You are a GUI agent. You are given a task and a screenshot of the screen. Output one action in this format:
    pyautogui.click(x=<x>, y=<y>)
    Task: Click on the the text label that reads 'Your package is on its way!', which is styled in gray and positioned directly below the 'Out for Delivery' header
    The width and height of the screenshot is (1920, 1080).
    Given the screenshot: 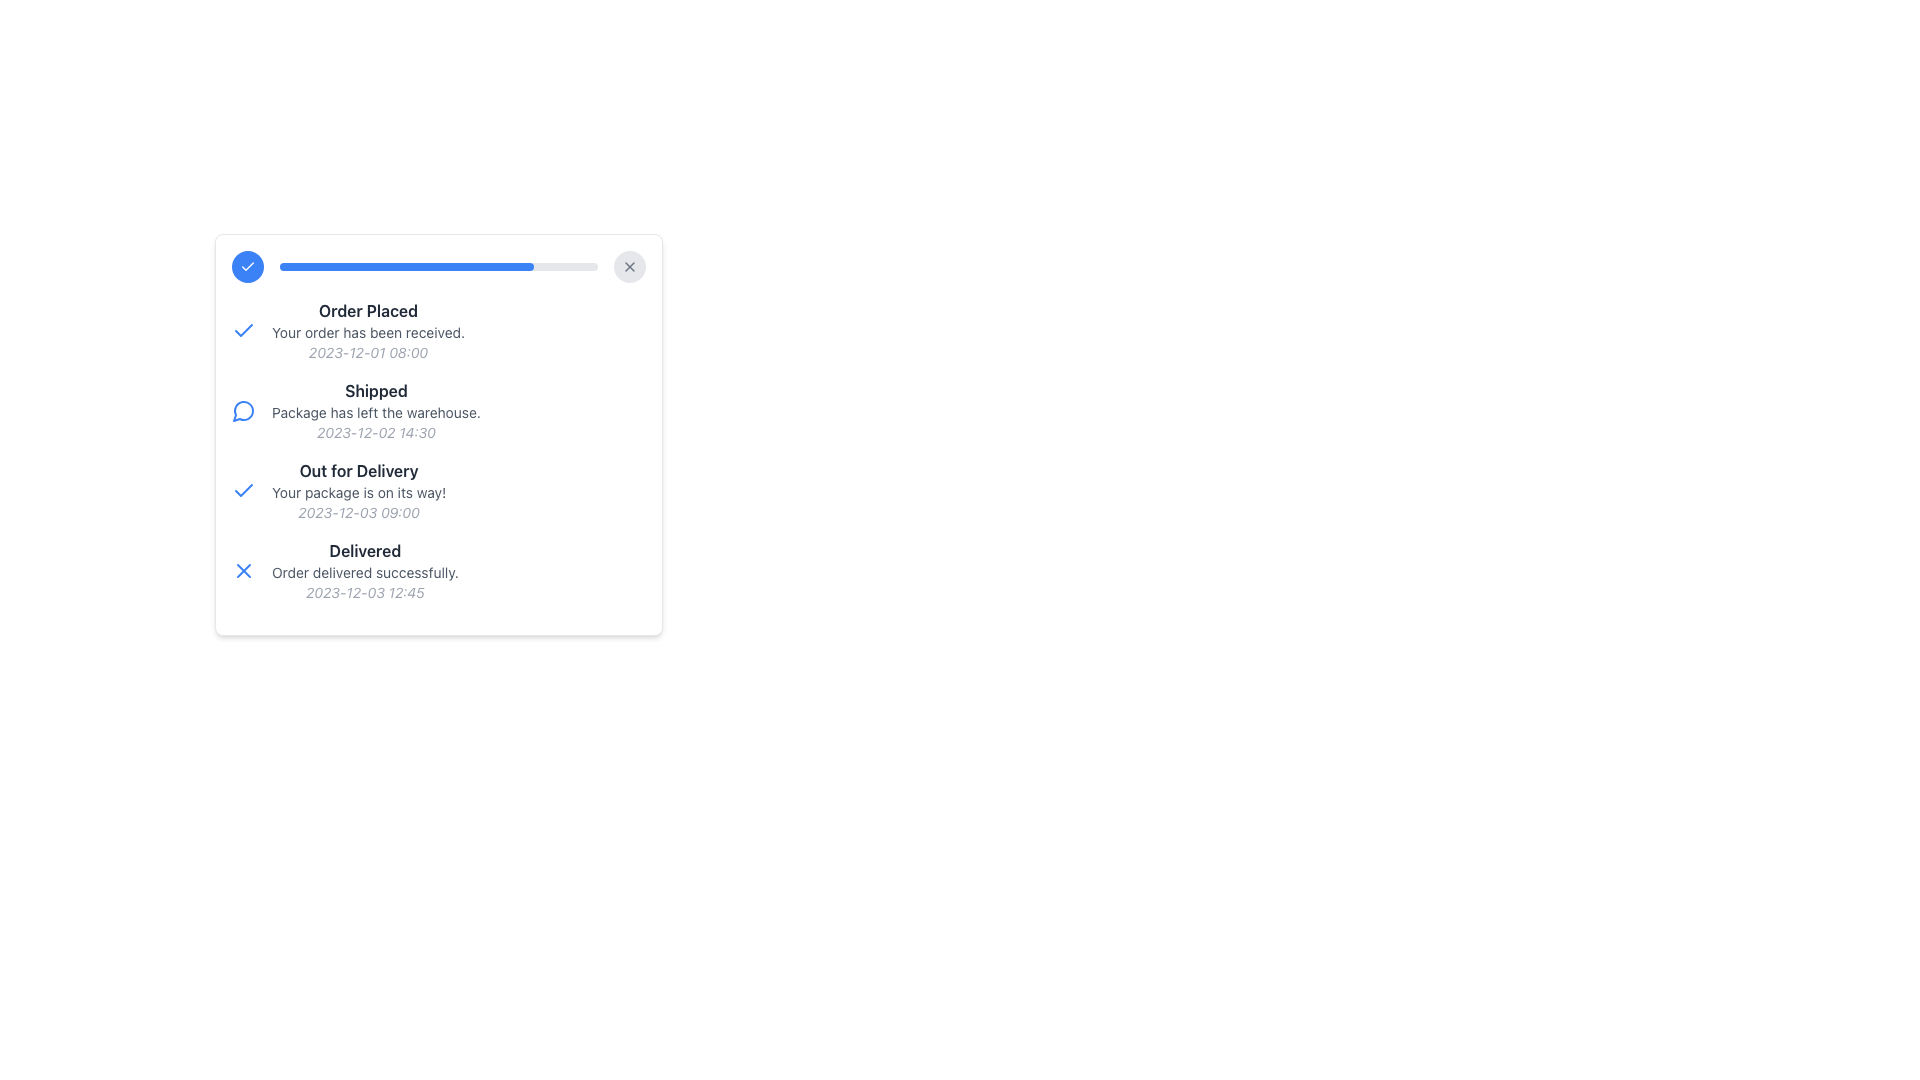 What is the action you would take?
    pyautogui.click(x=359, y=493)
    